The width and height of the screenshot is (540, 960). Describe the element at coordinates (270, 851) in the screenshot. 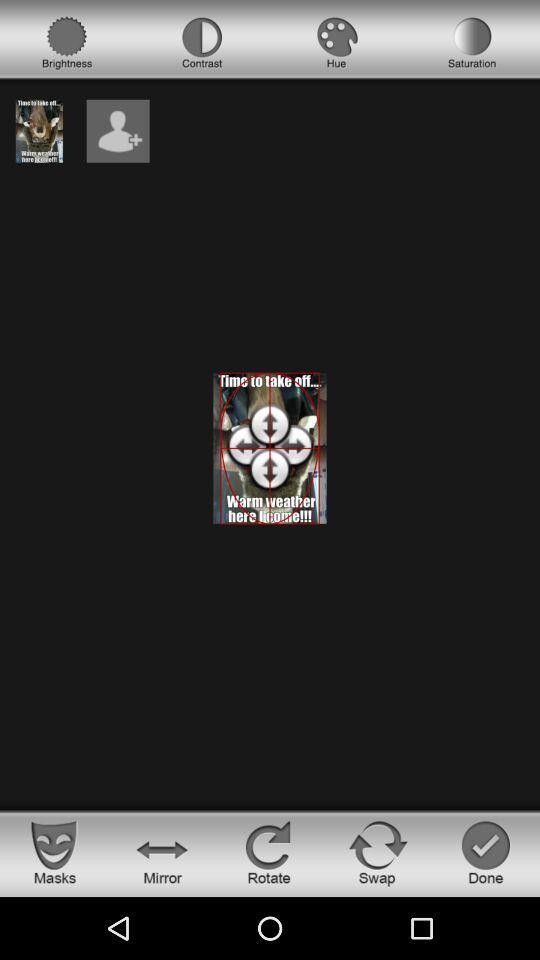

I see `rotate photo` at that location.